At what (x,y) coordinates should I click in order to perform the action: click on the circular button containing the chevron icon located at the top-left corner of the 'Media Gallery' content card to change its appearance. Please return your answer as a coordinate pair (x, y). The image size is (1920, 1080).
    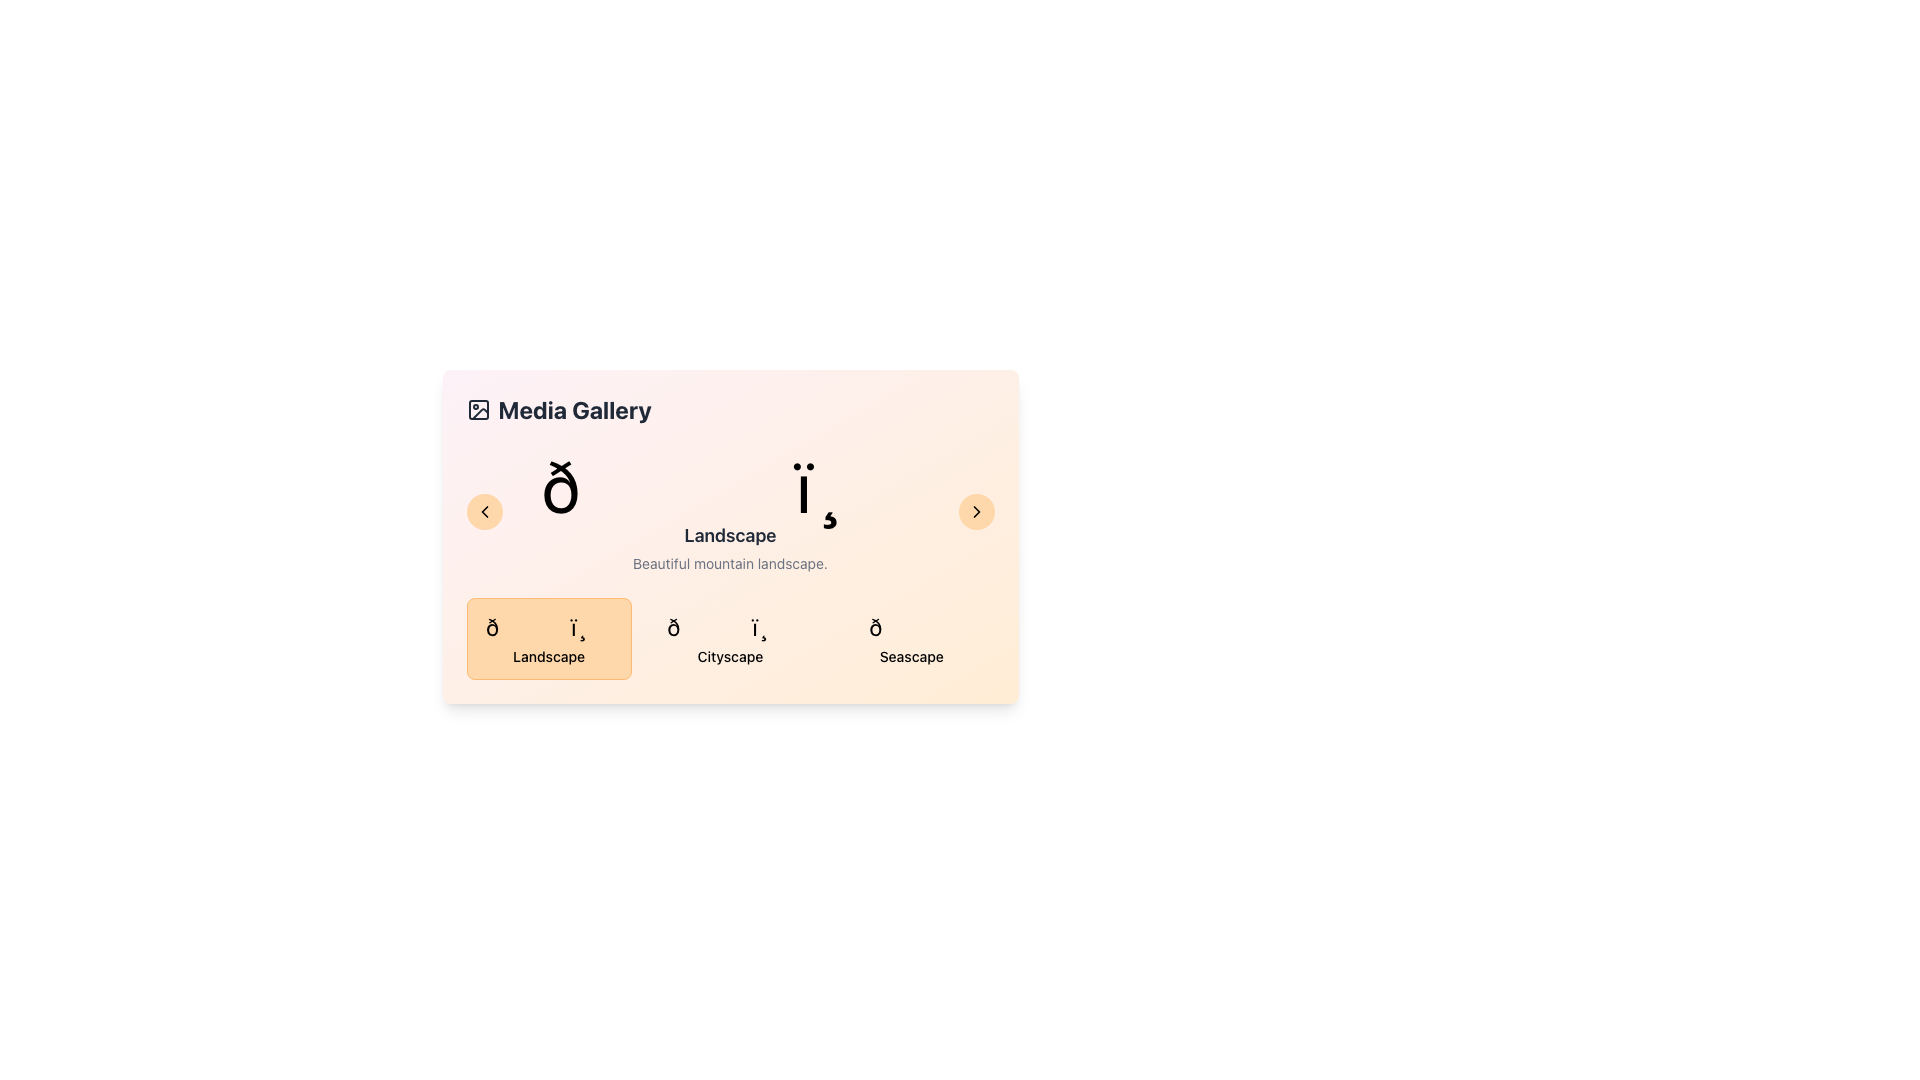
    Looking at the image, I should click on (484, 511).